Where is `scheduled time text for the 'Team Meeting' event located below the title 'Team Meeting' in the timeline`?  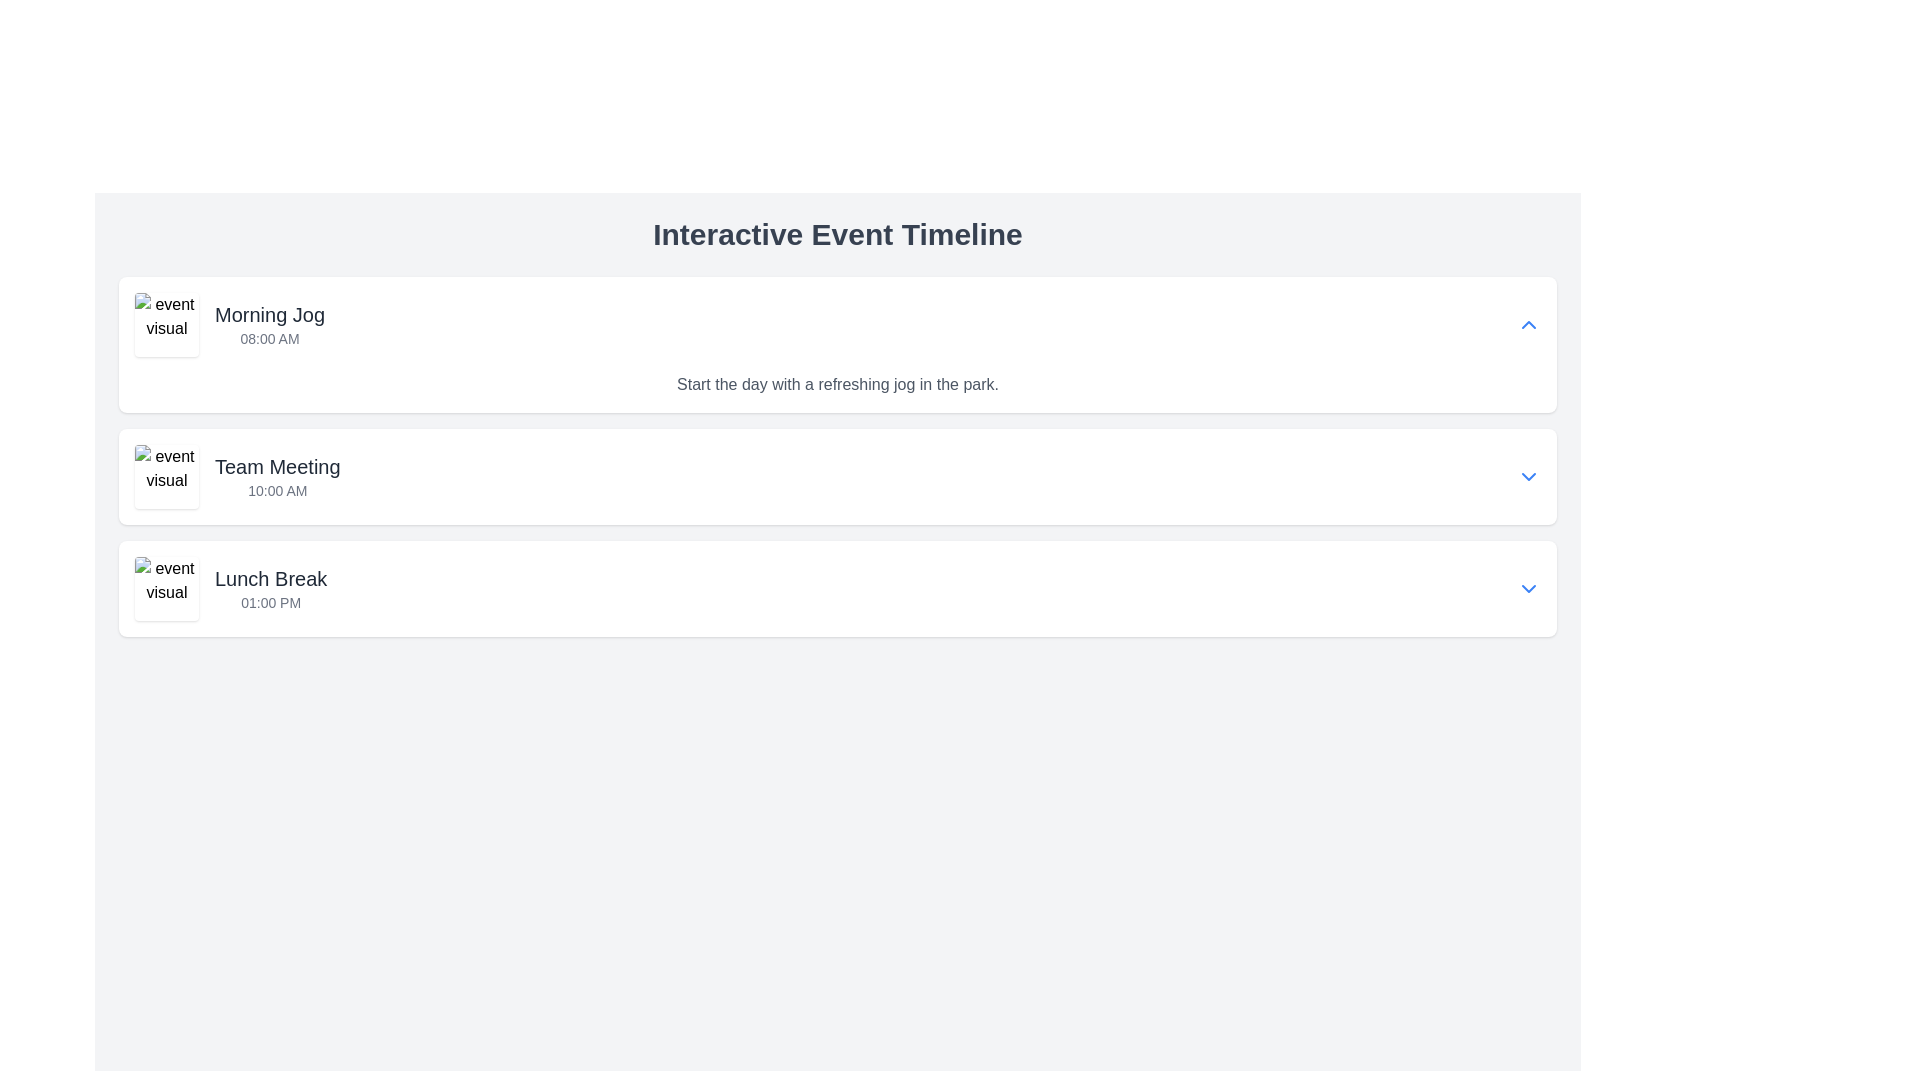 scheduled time text for the 'Team Meeting' event located below the title 'Team Meeting' in the timeline is located at coordinates (276, 490).